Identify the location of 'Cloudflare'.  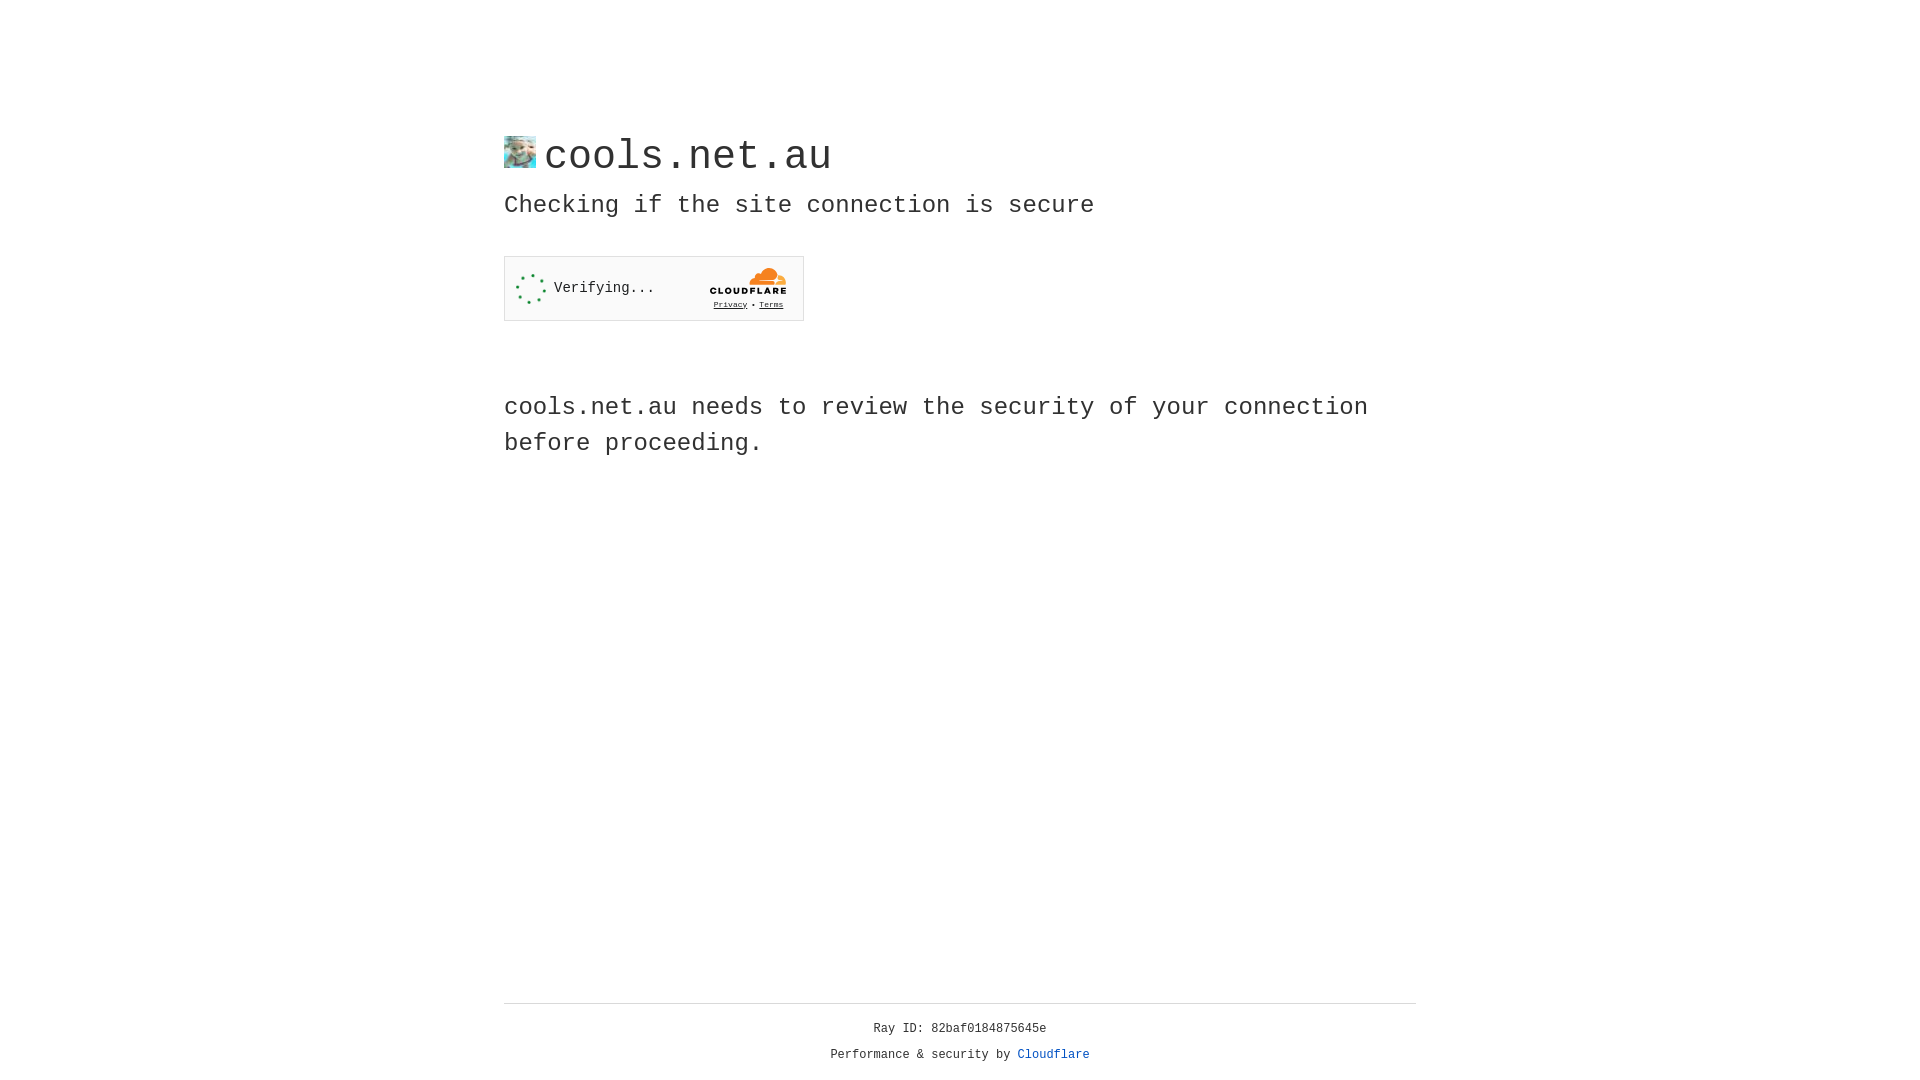
(1017, 1054).